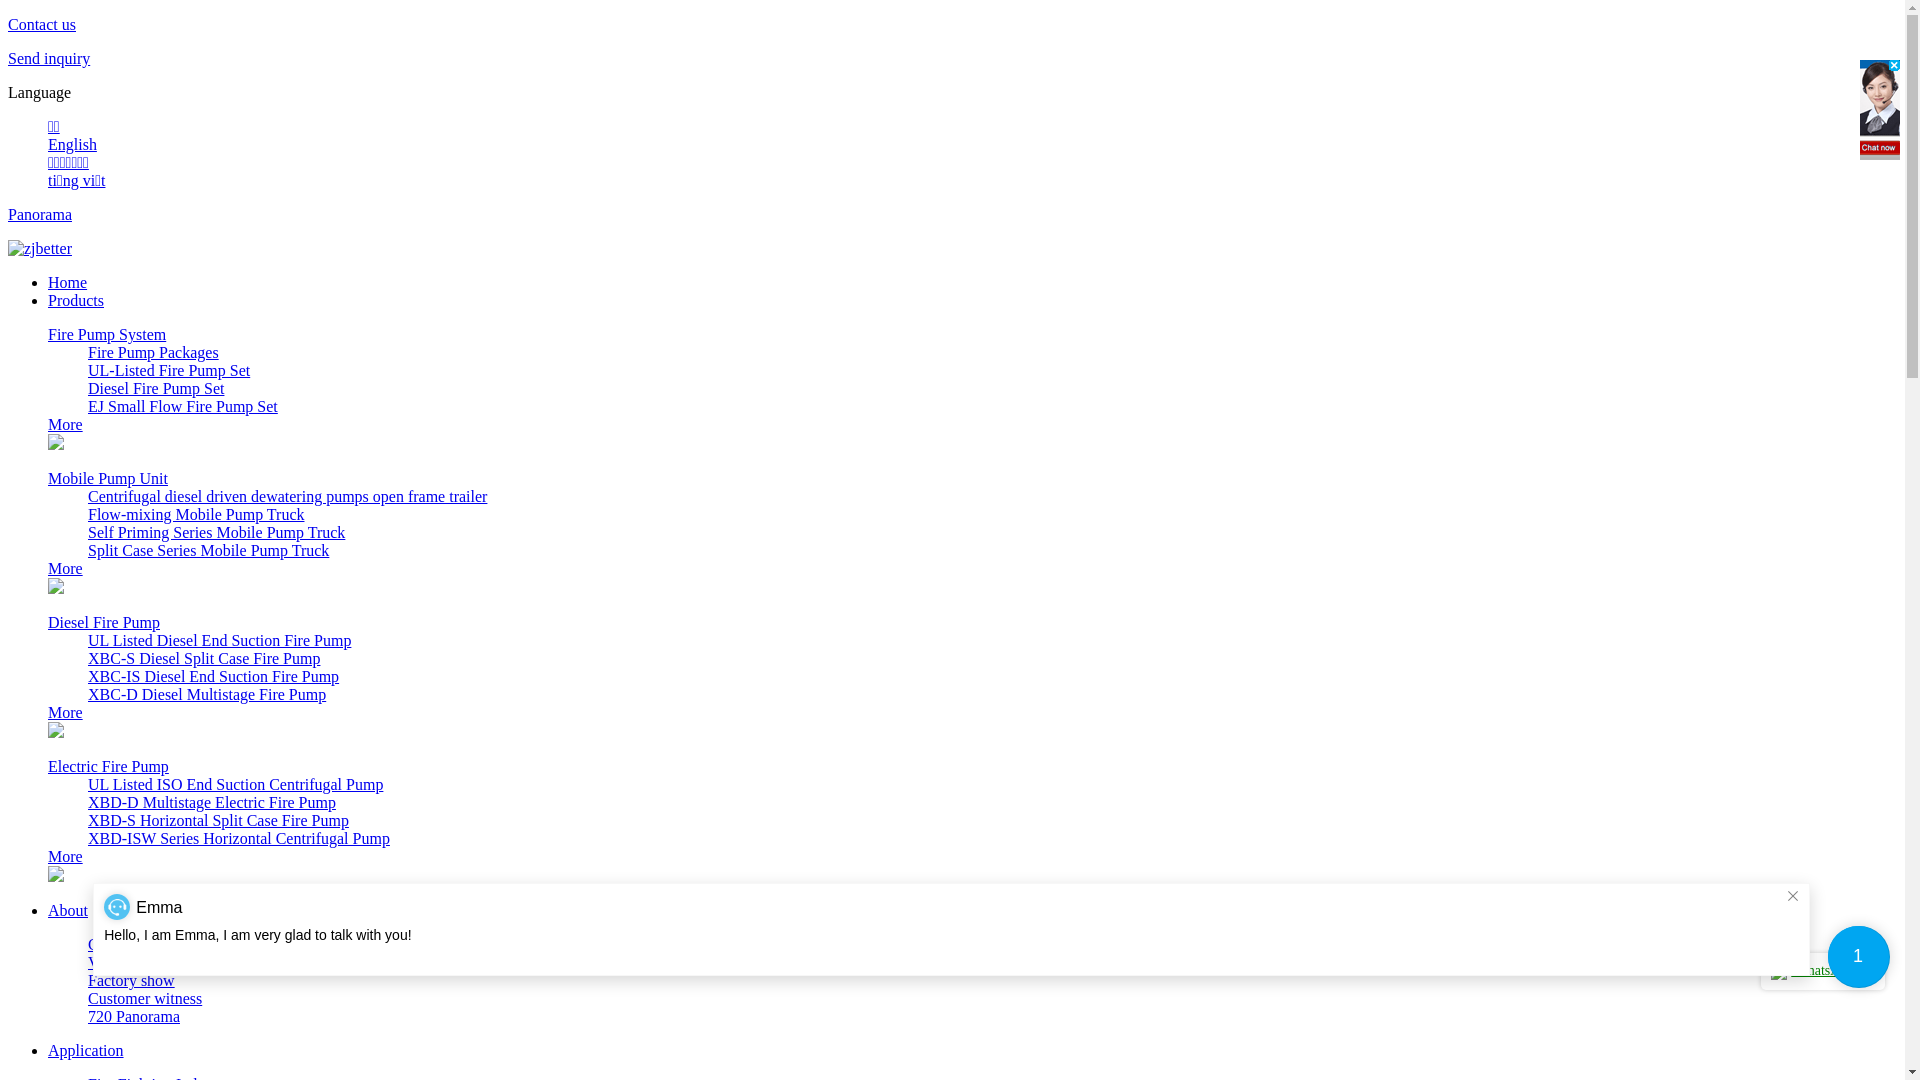 The image size is (1920, 1080). What do you see at coordinates (206, 693) in the screenshot?
I see `'XBC-D Diesel Multistage Fire Pump'` at bounding box center [206, 693].